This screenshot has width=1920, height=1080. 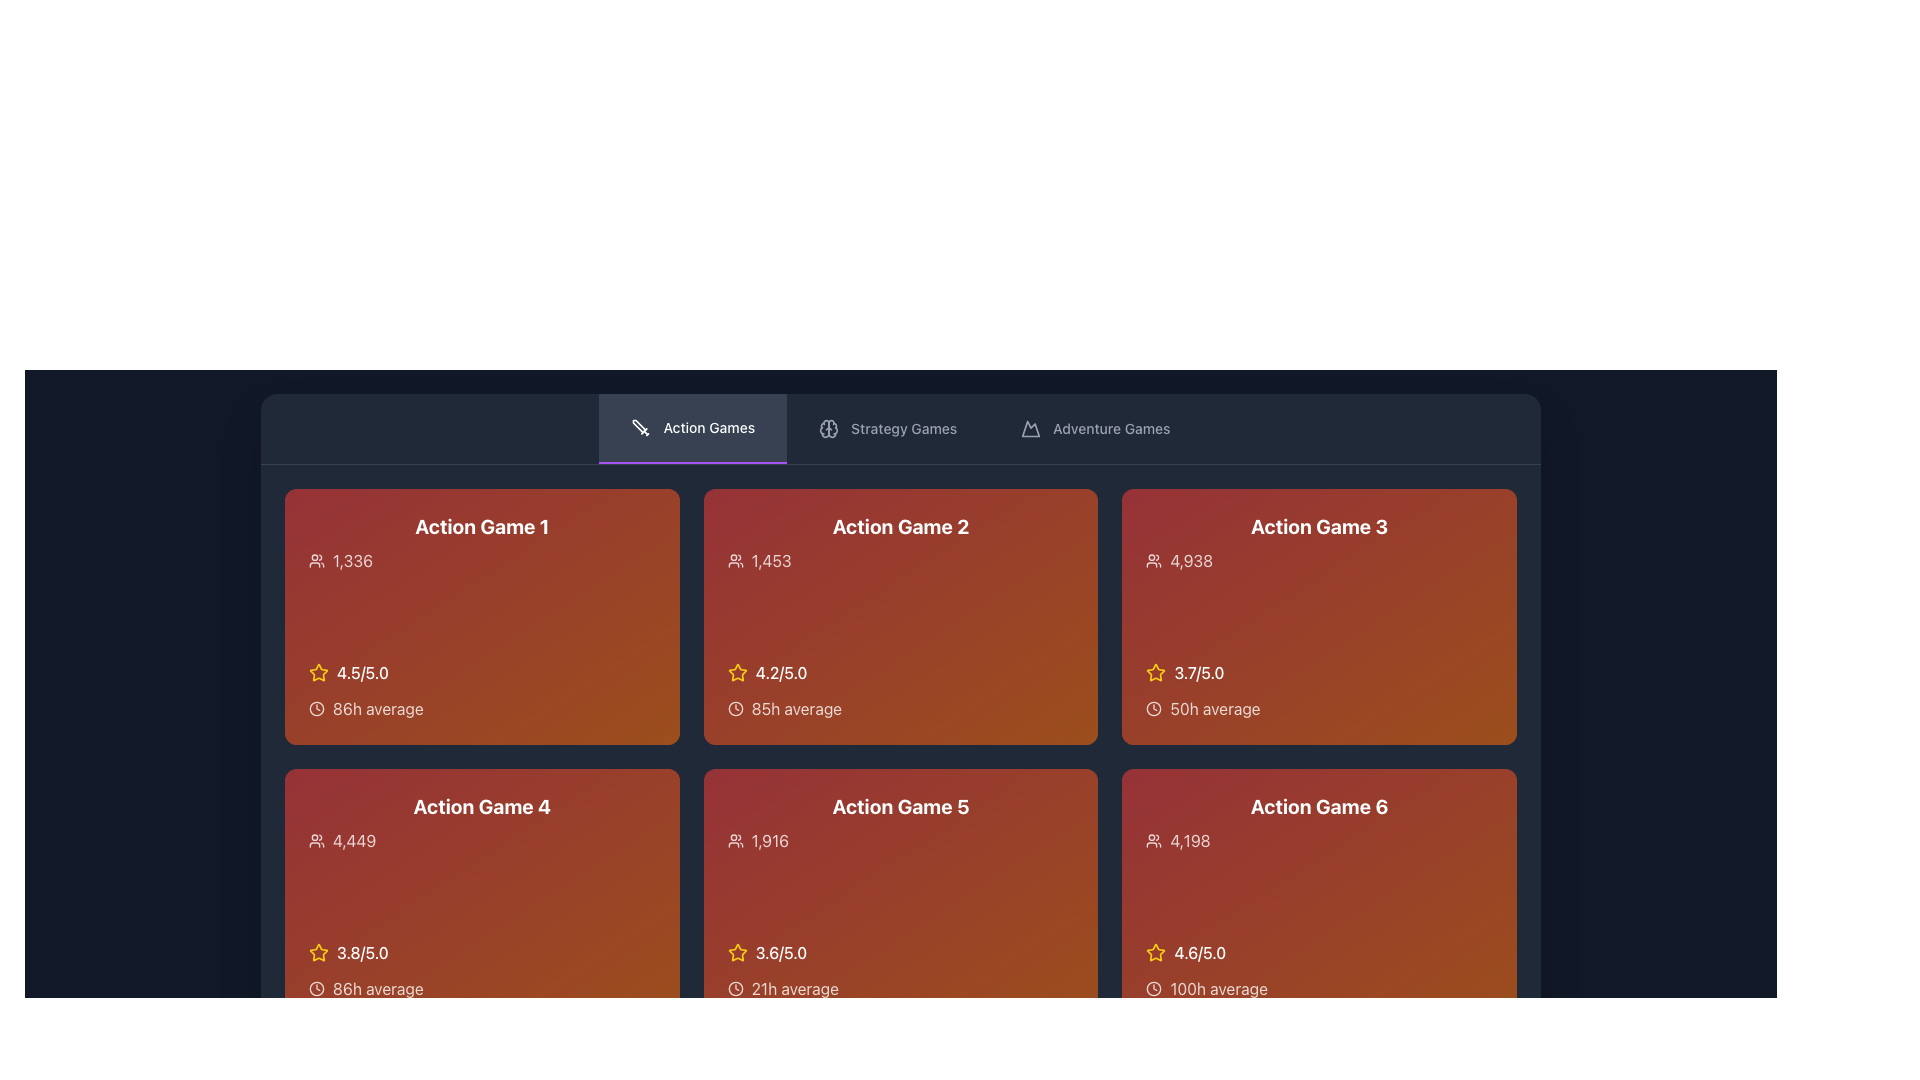 I want to click on the icon indicating the 'Adventure Games' category in the navigation bar, which is positioned to the left of the 'Adventure Games' text, so click(x=1031, y=427).